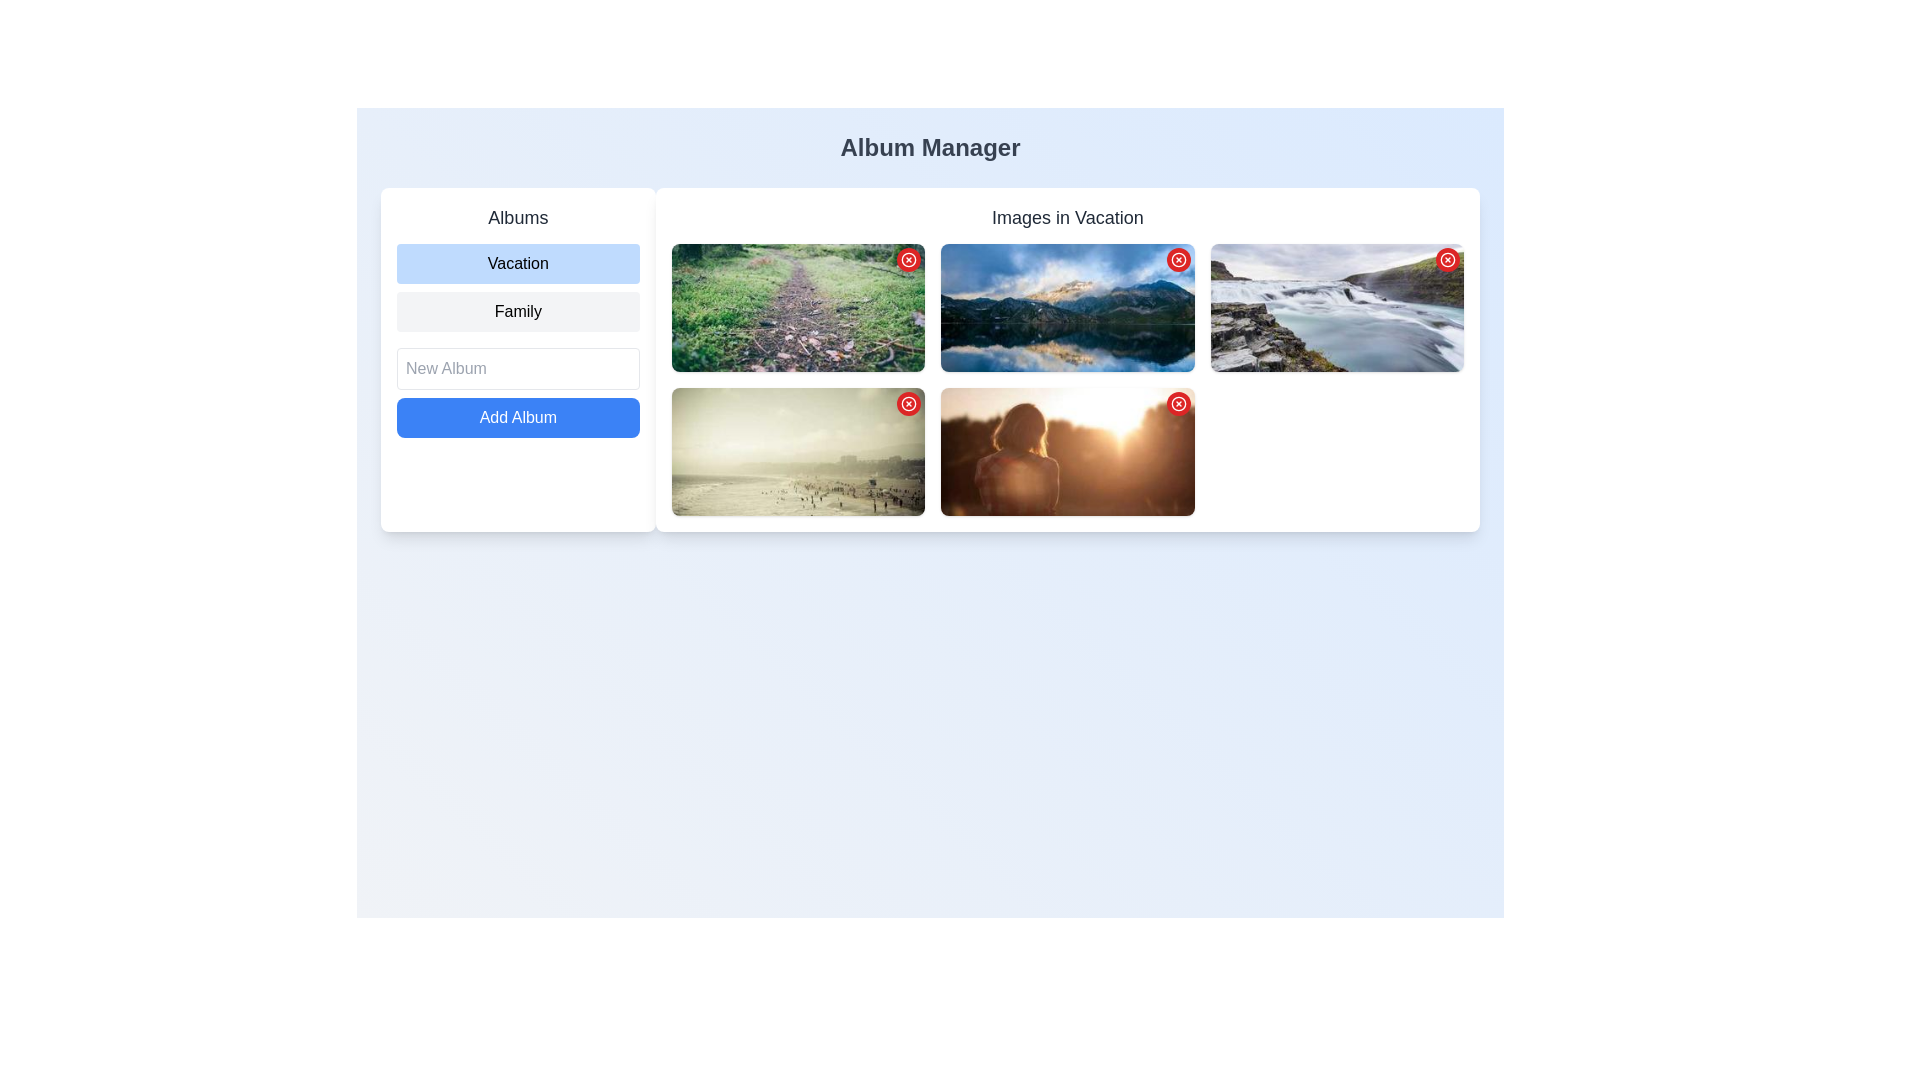  Describe the element at coordinates (1178, 258) in the screenshot. I see `the small circular button with a red background and white cross symbol located at the top-right corner of the third image under 'Images in Vacation'` at that location.